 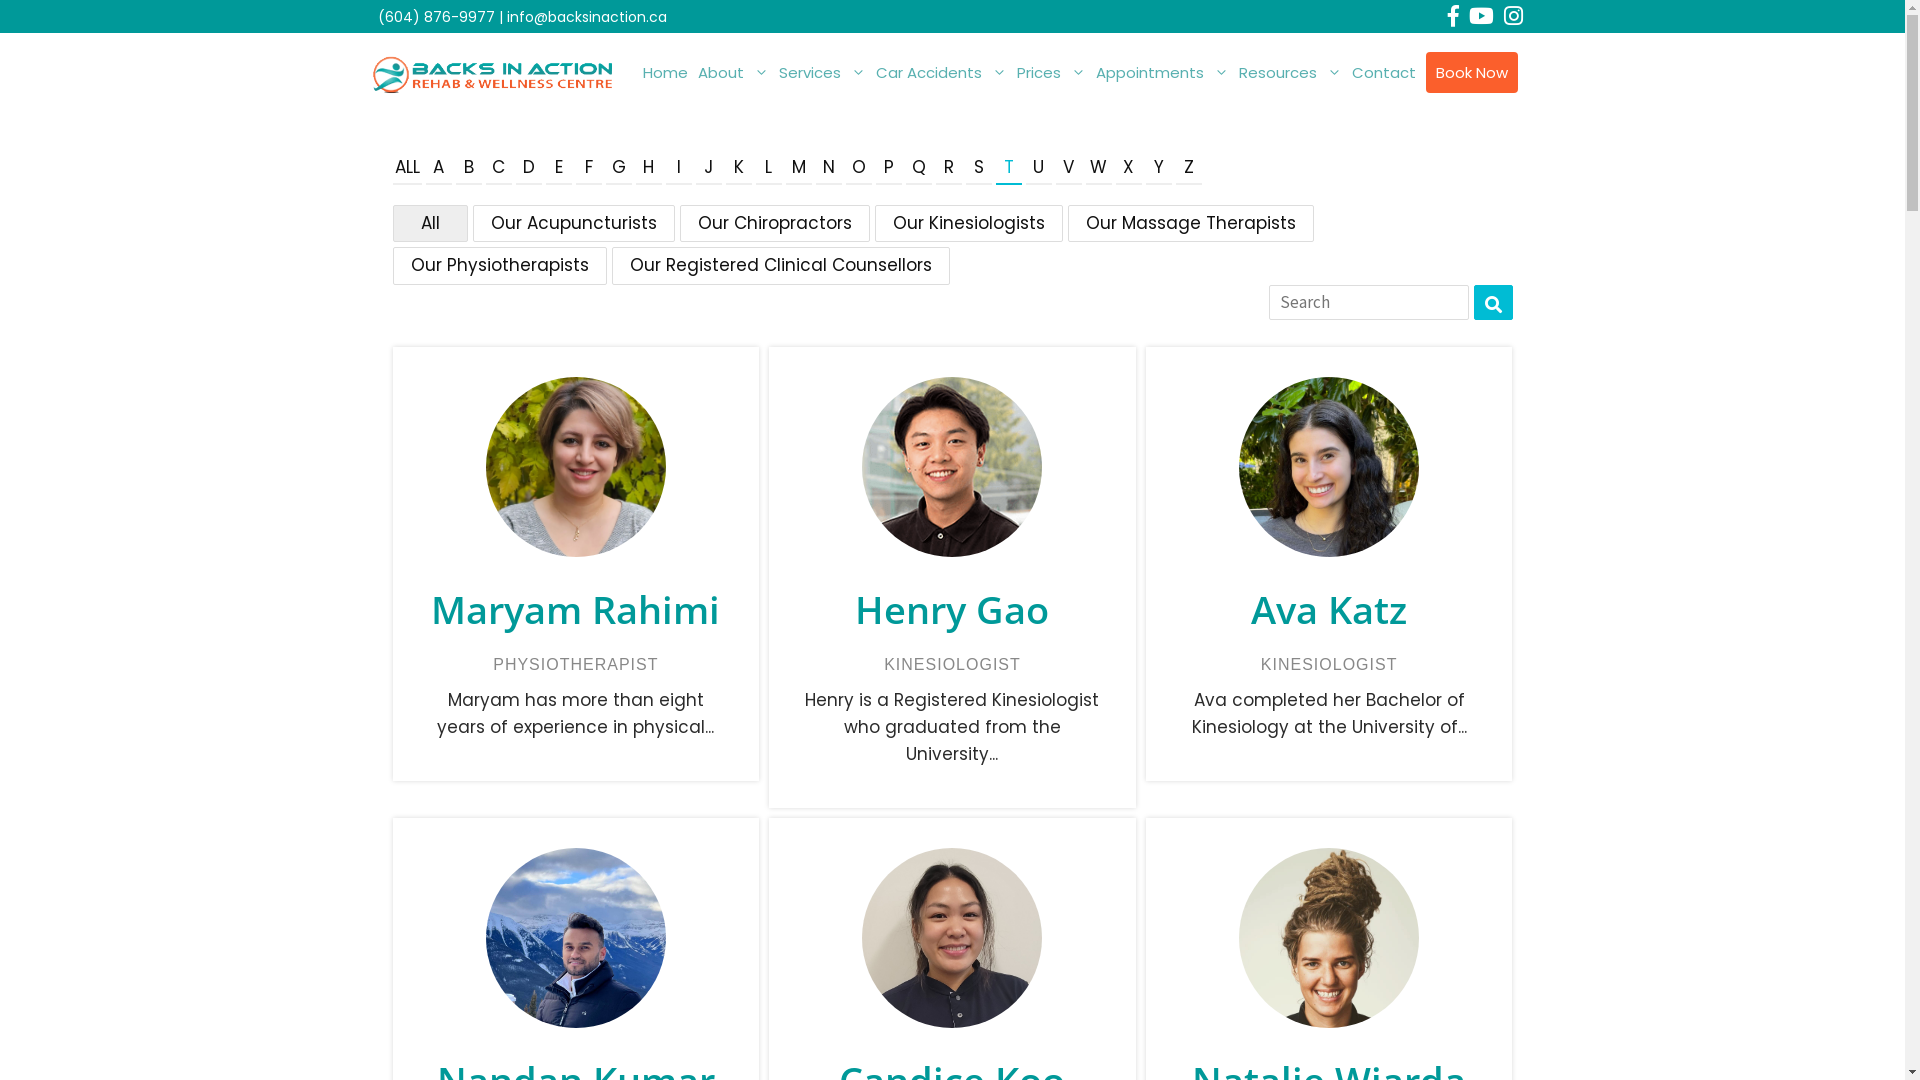 What do you see at coordinates (1098, 168) in the screenshot?
I see `'W'` at bounding box center [1098, 168].